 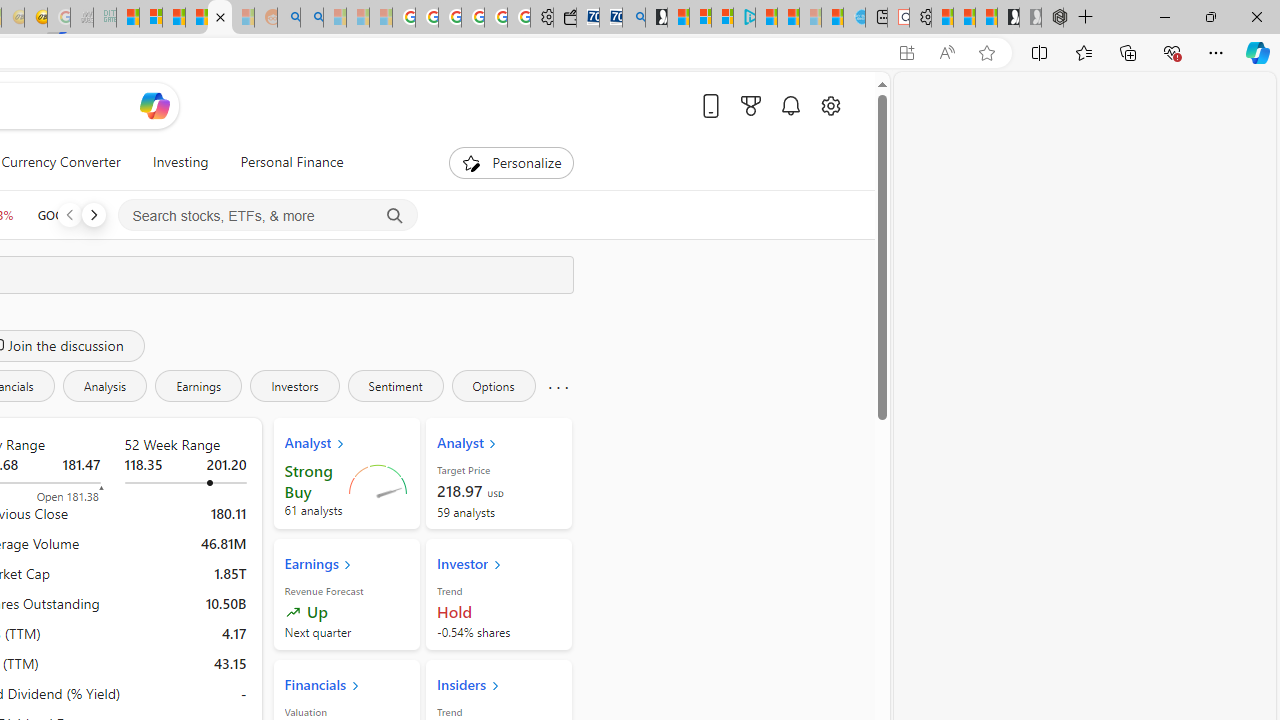 What do you see at coordinates (61, 162) in the screenshot?
I see `'Currency Converter'` at bounding box center [61, 162].